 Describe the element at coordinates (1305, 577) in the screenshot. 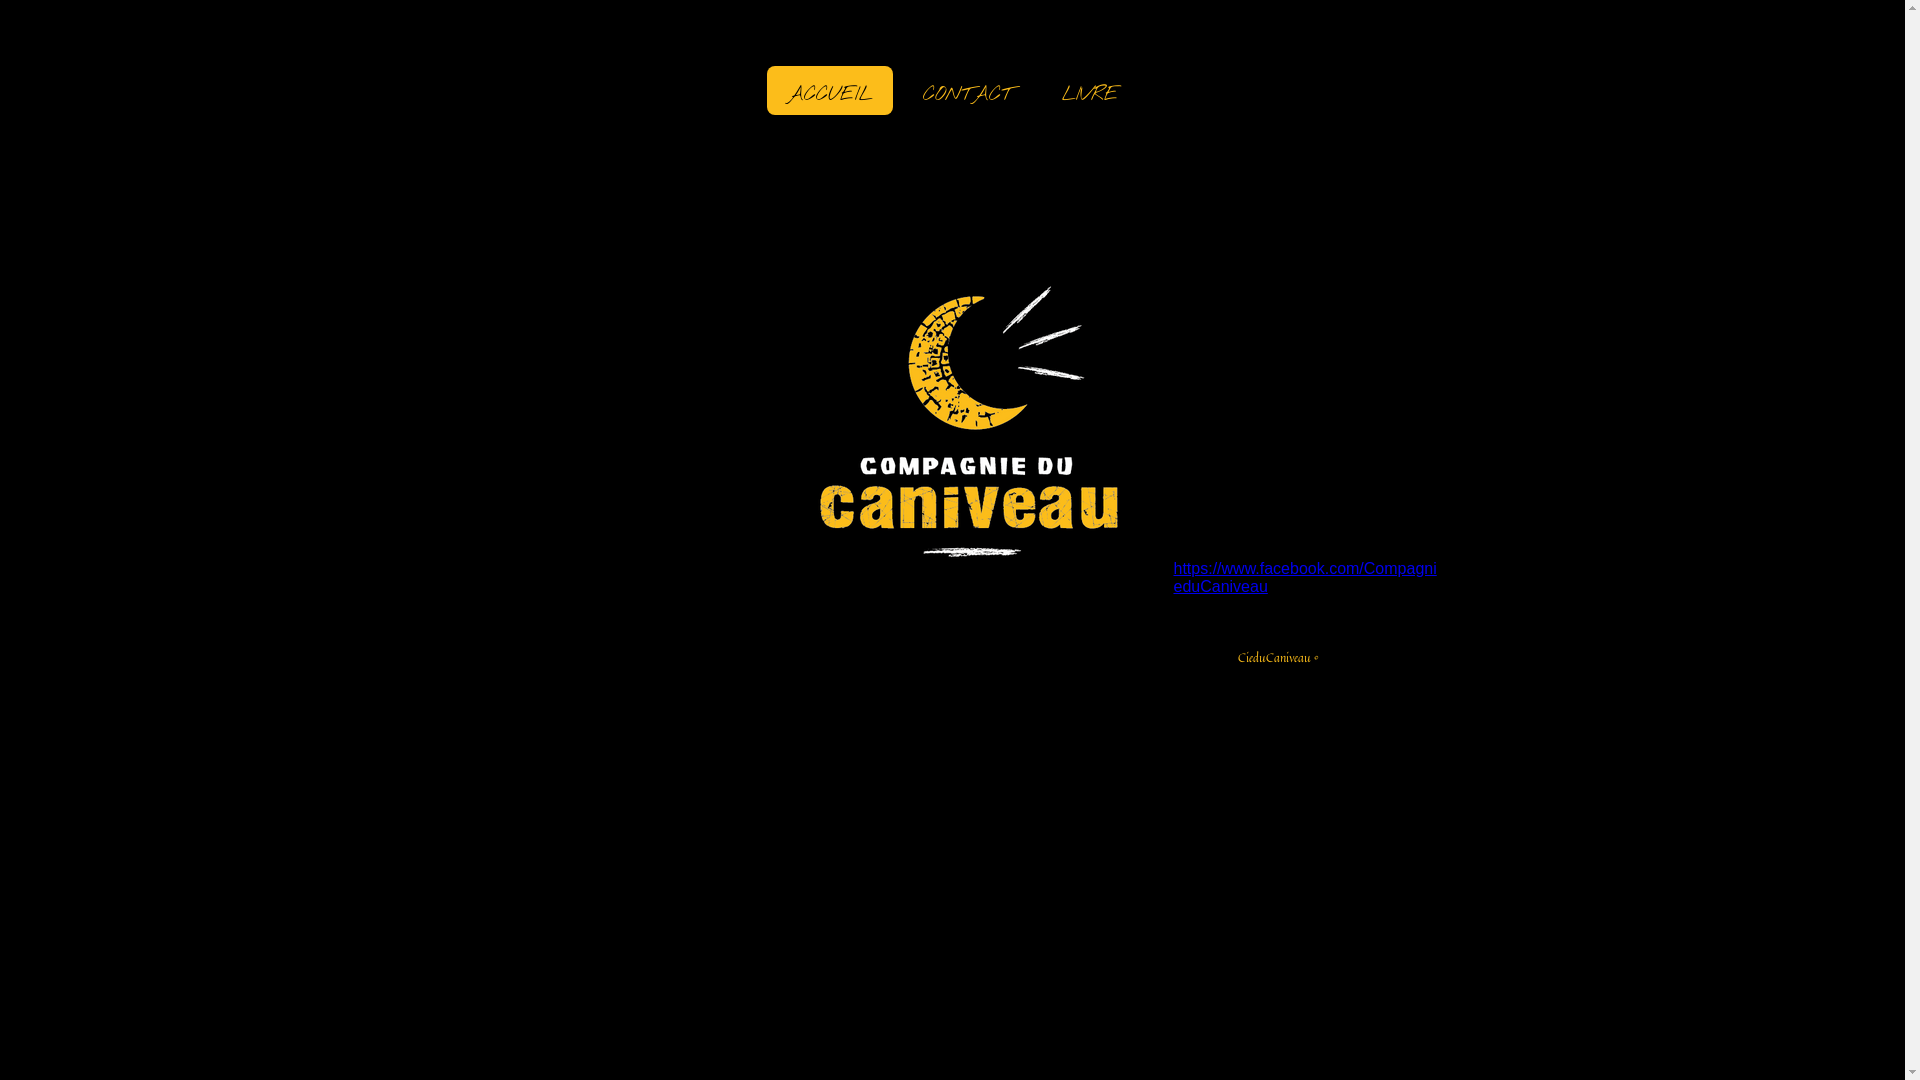

I see `'https://www.facebook.com/CompagnieduCaniveau'` at that location.